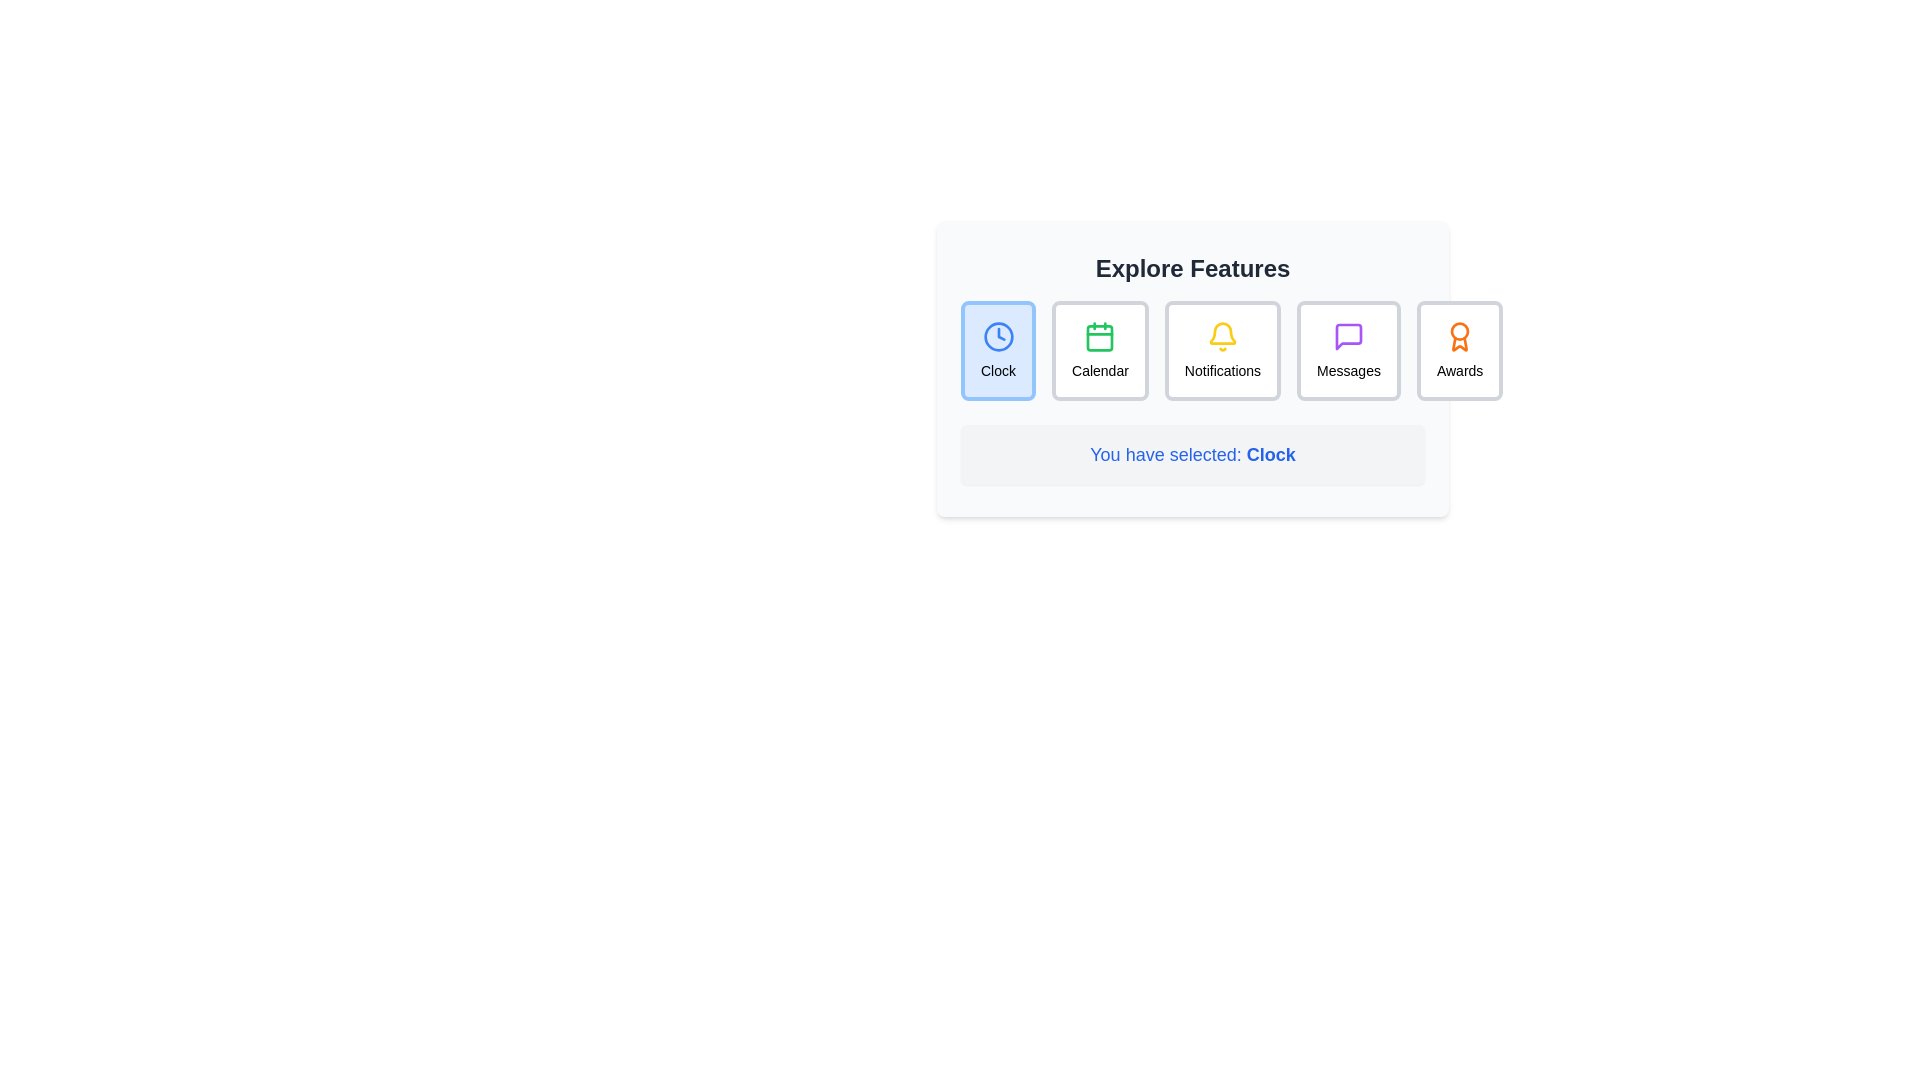  What do you see at coordinates (1222, 350) in the screenshot?
I see `the Notifications button, which is the third button in a horizontal row, located between the Calendar button and the Messages button` at bounding box center [1222, 350].